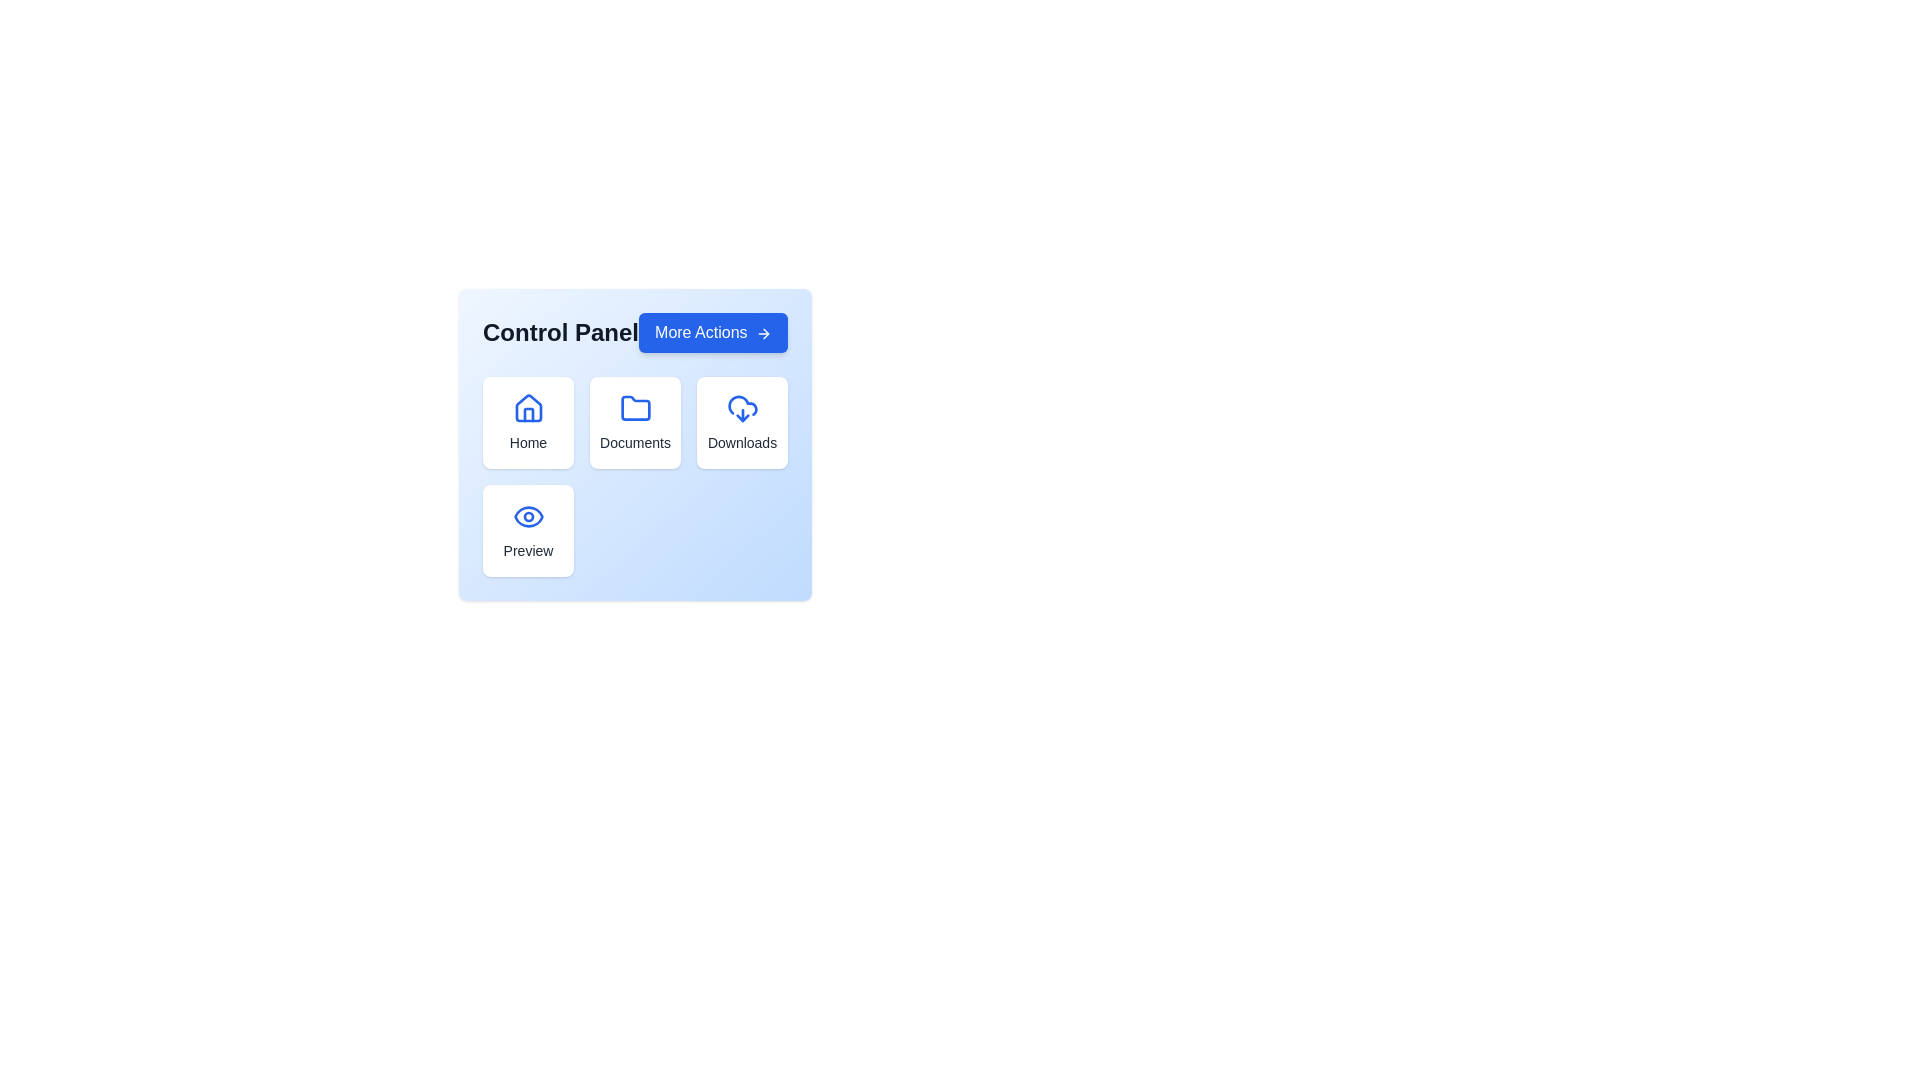 Image resolution: width=1920 pixels, height=1080 pixels. What do you see at coordinates (528, 422) in the screenshot?
I see `the 'Home' button` at bounding box center [528, 422].